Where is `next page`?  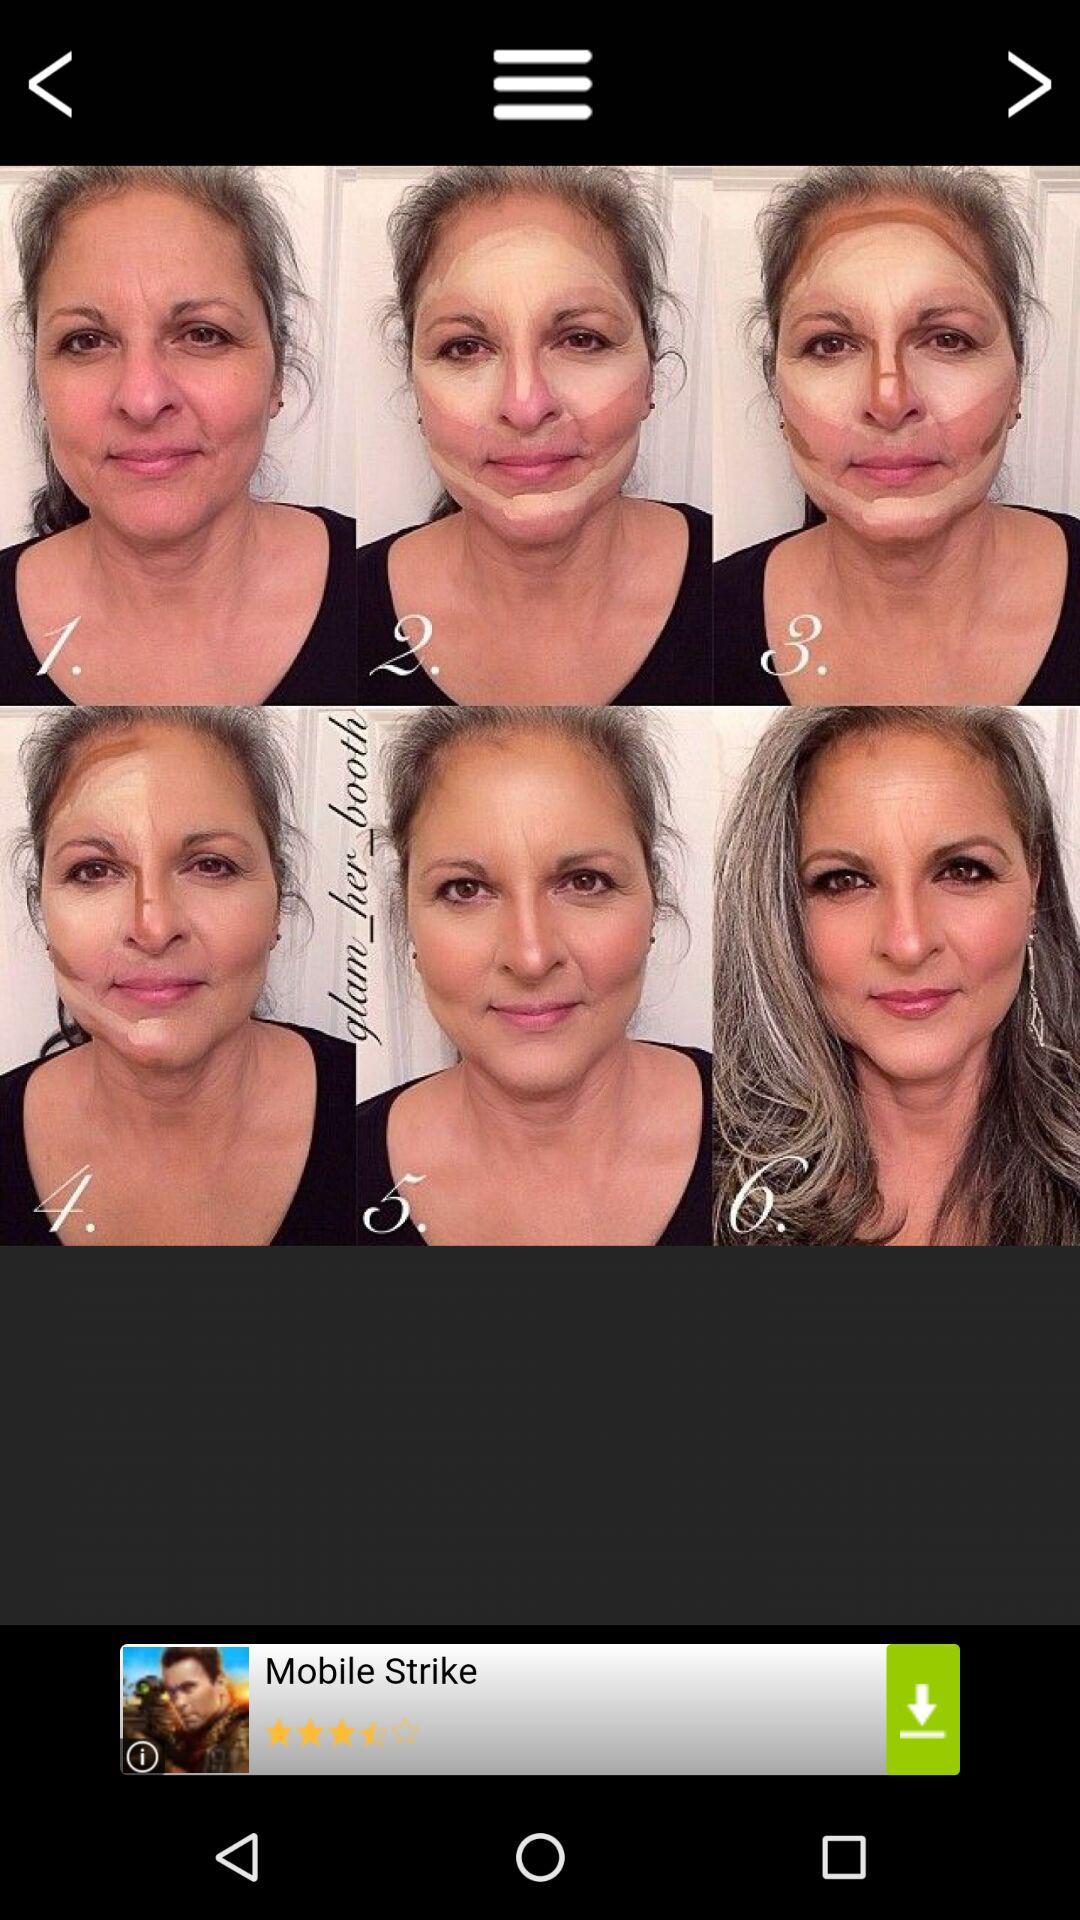
next page is located at coordinates (1026, 81).